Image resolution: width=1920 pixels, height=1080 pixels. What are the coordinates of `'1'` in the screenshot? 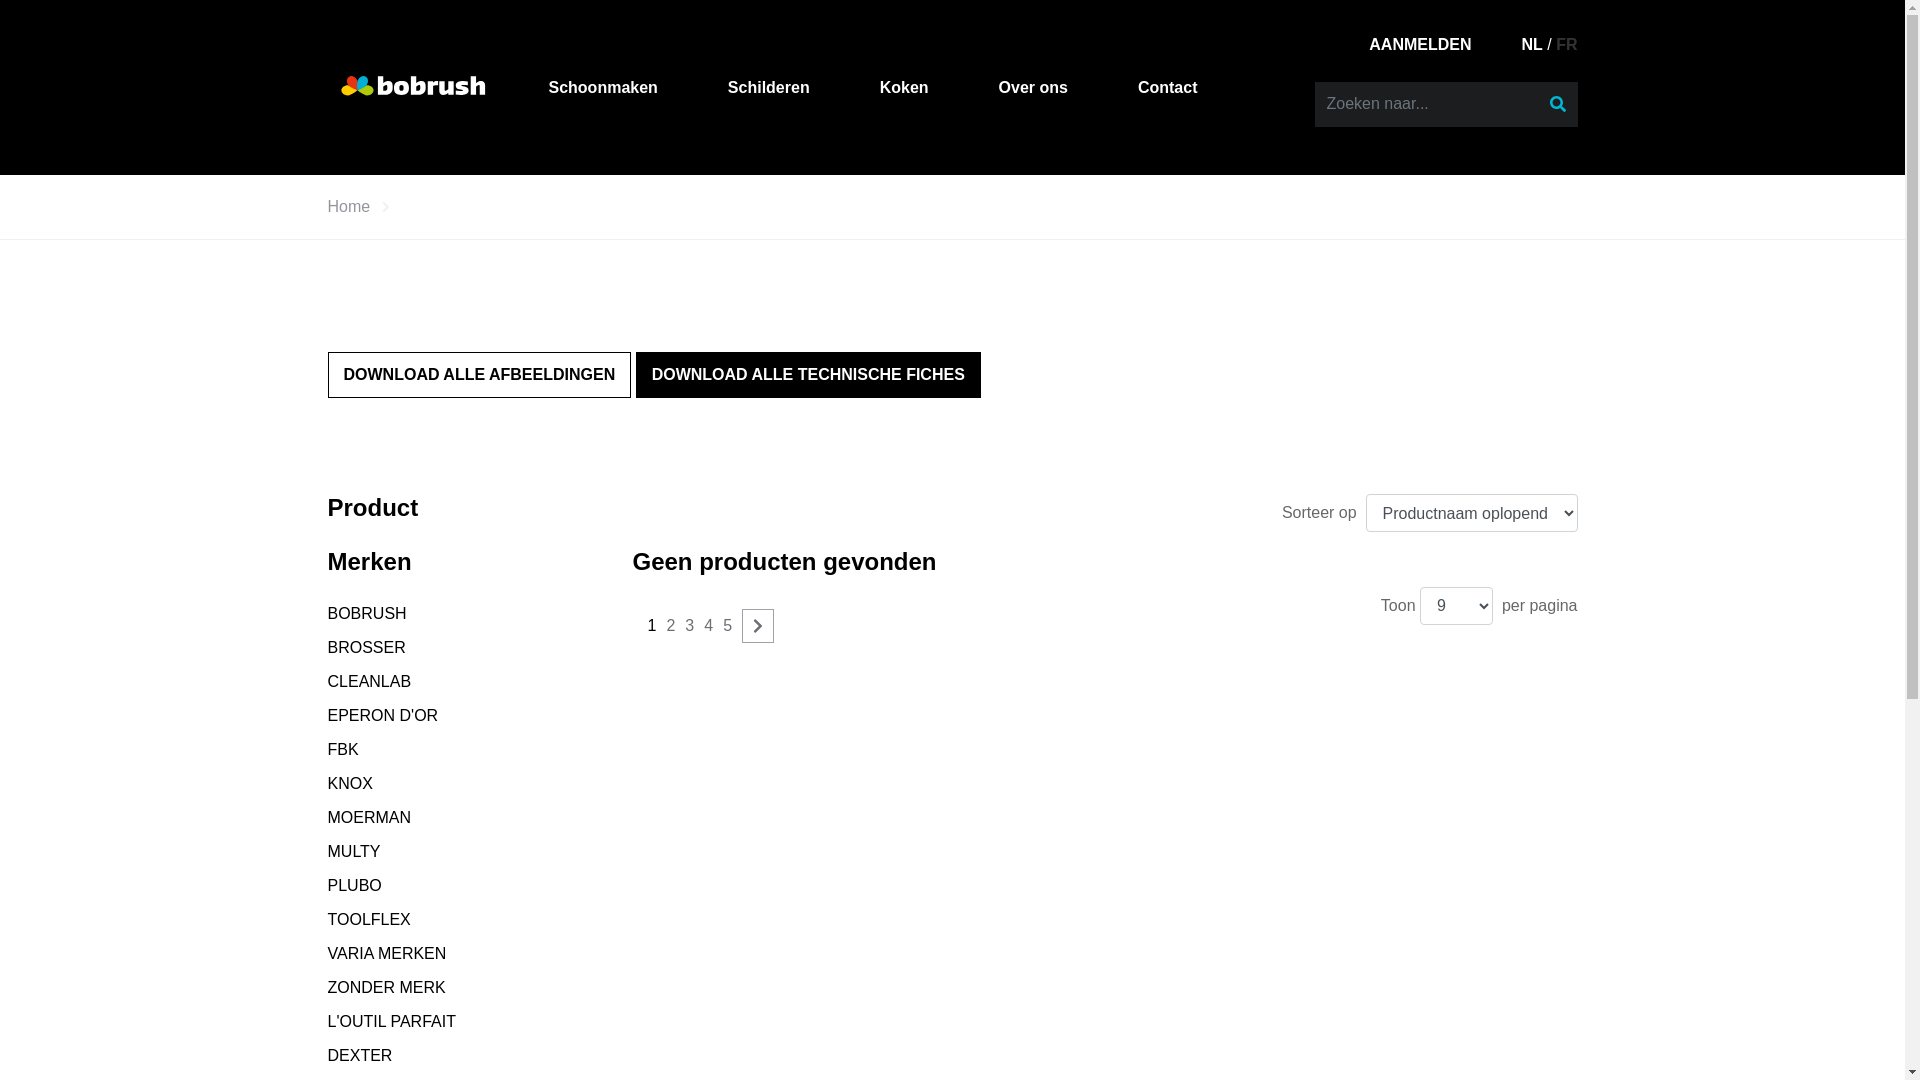 It's located at (652, 624).